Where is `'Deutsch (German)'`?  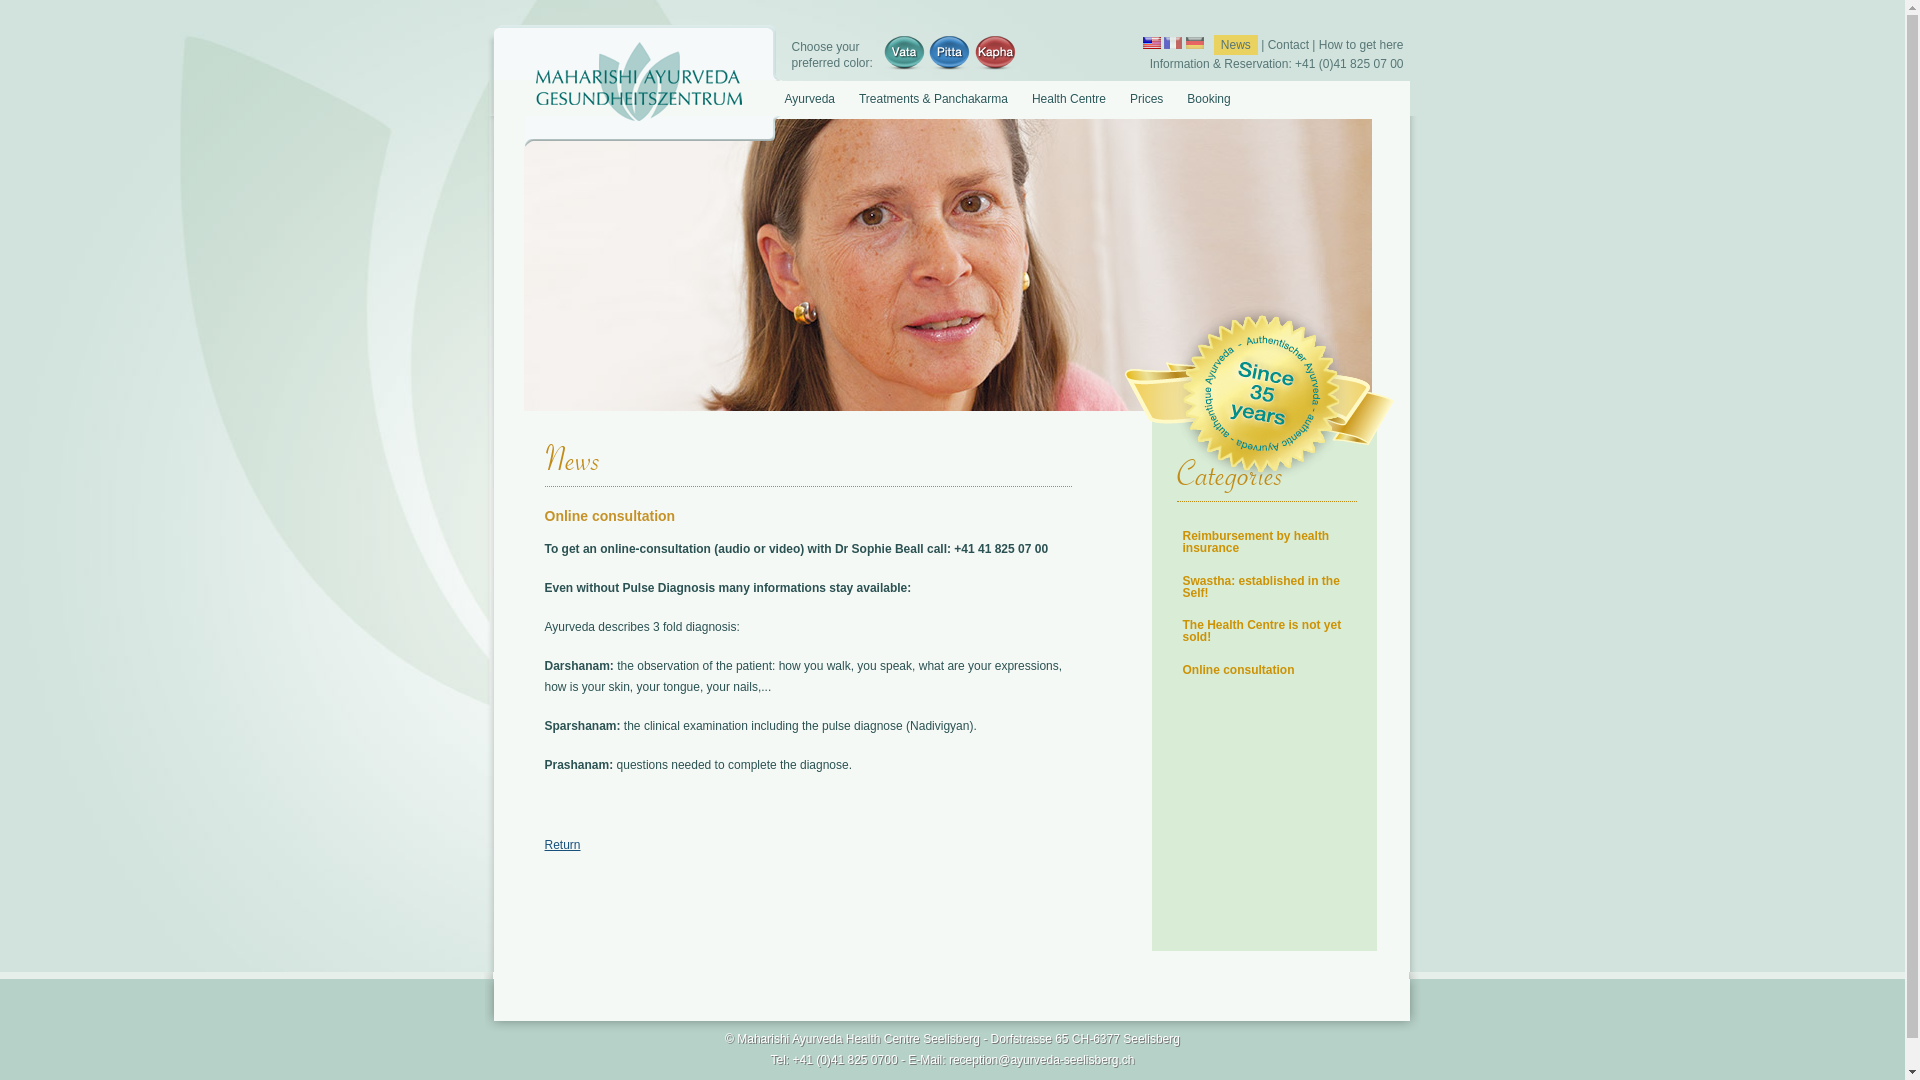 'Deutsch (German)' is located at coordinates (1195, 42).